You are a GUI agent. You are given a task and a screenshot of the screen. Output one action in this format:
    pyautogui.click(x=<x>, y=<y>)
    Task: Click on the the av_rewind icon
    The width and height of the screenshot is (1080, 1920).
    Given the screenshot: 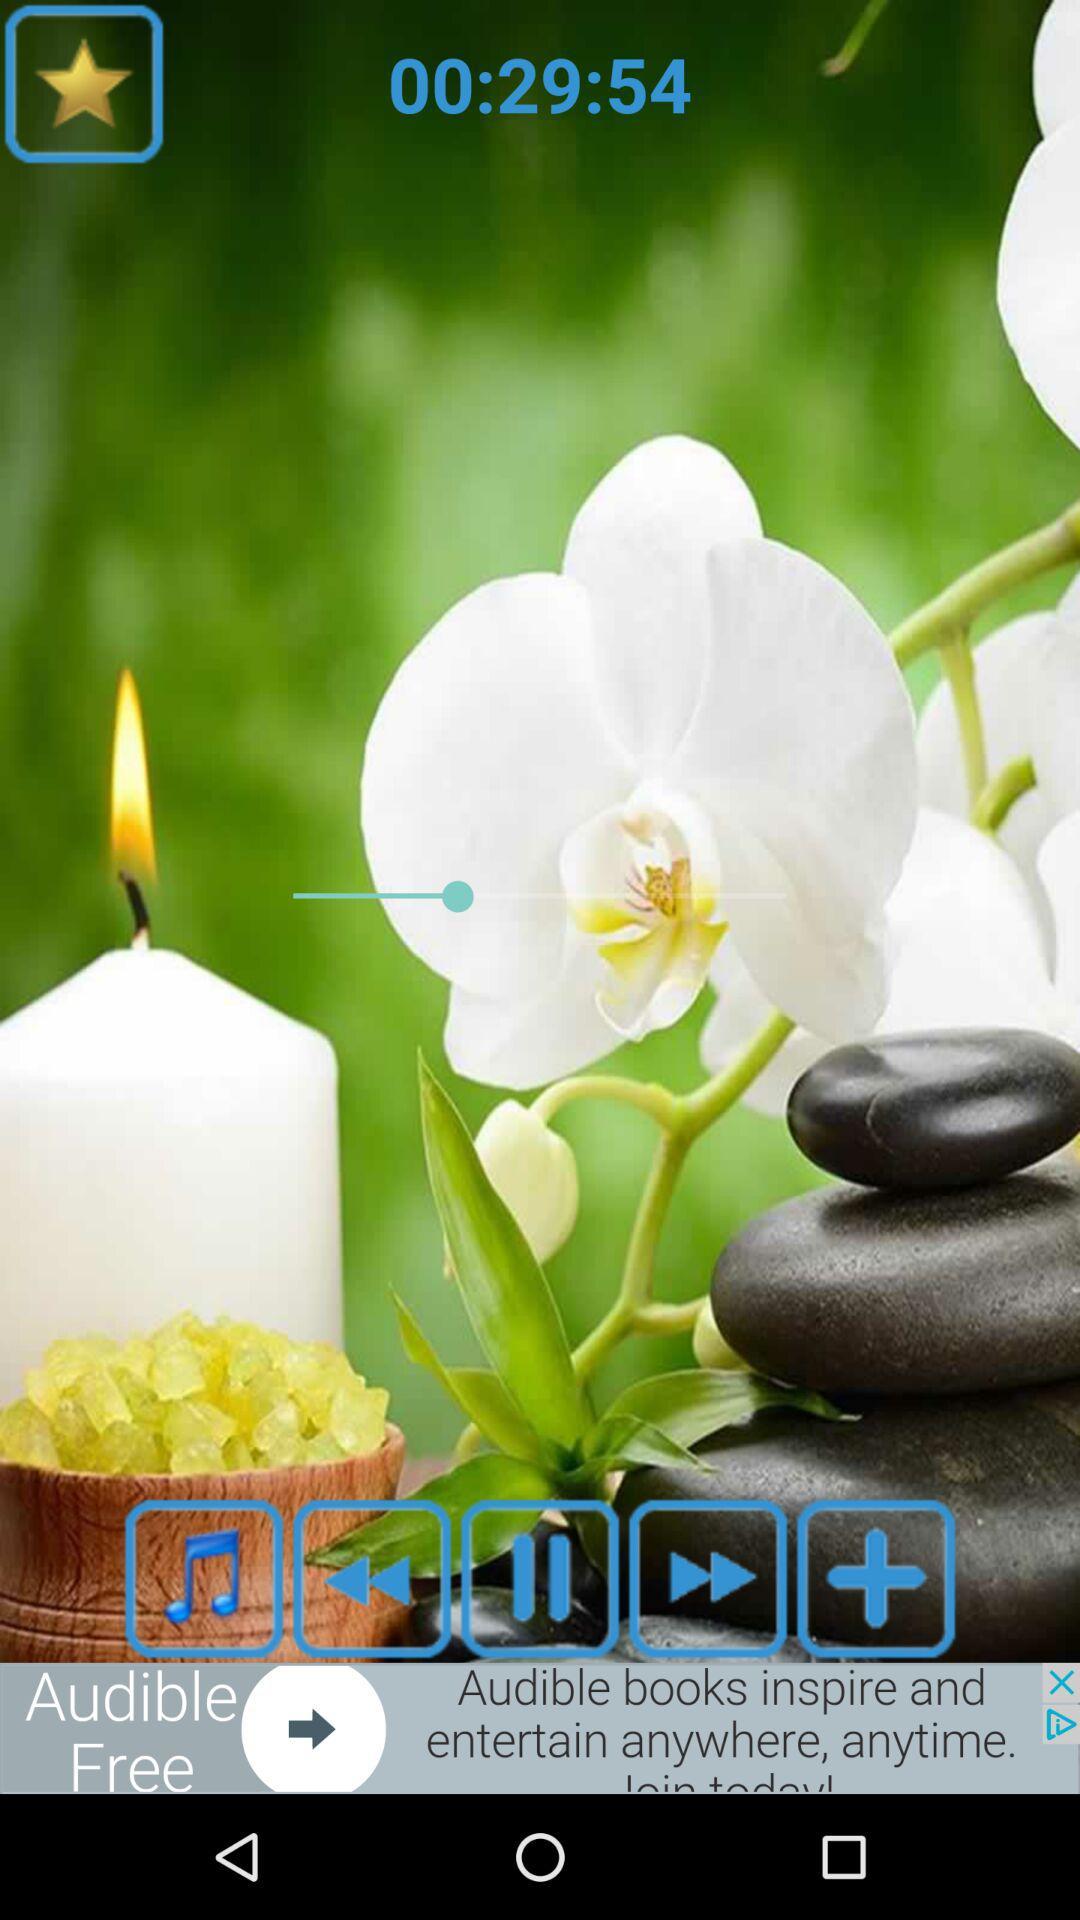 What is the action you would take?
    pyautogui.click(x=371, y=1577)
    